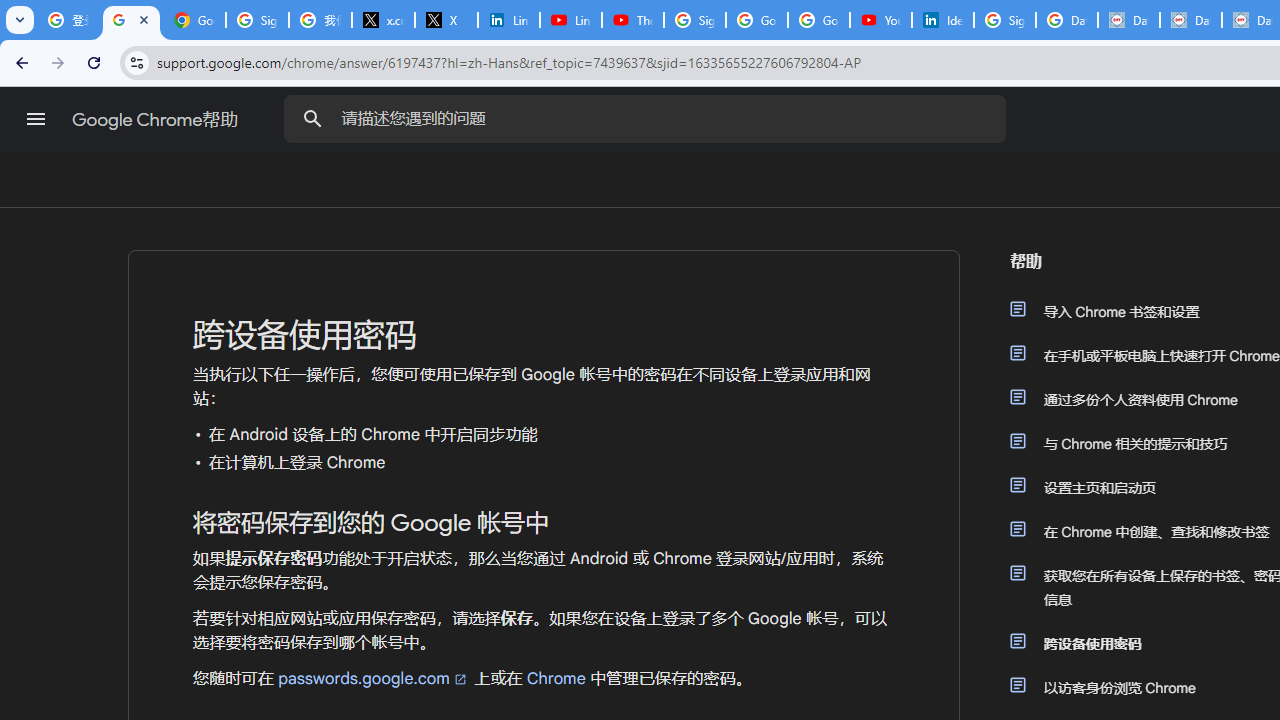 Image resolution: width=1280 pixels, height=720 pixels. I want to click on 'LinkedIn - YouTube', so click(569, 20).